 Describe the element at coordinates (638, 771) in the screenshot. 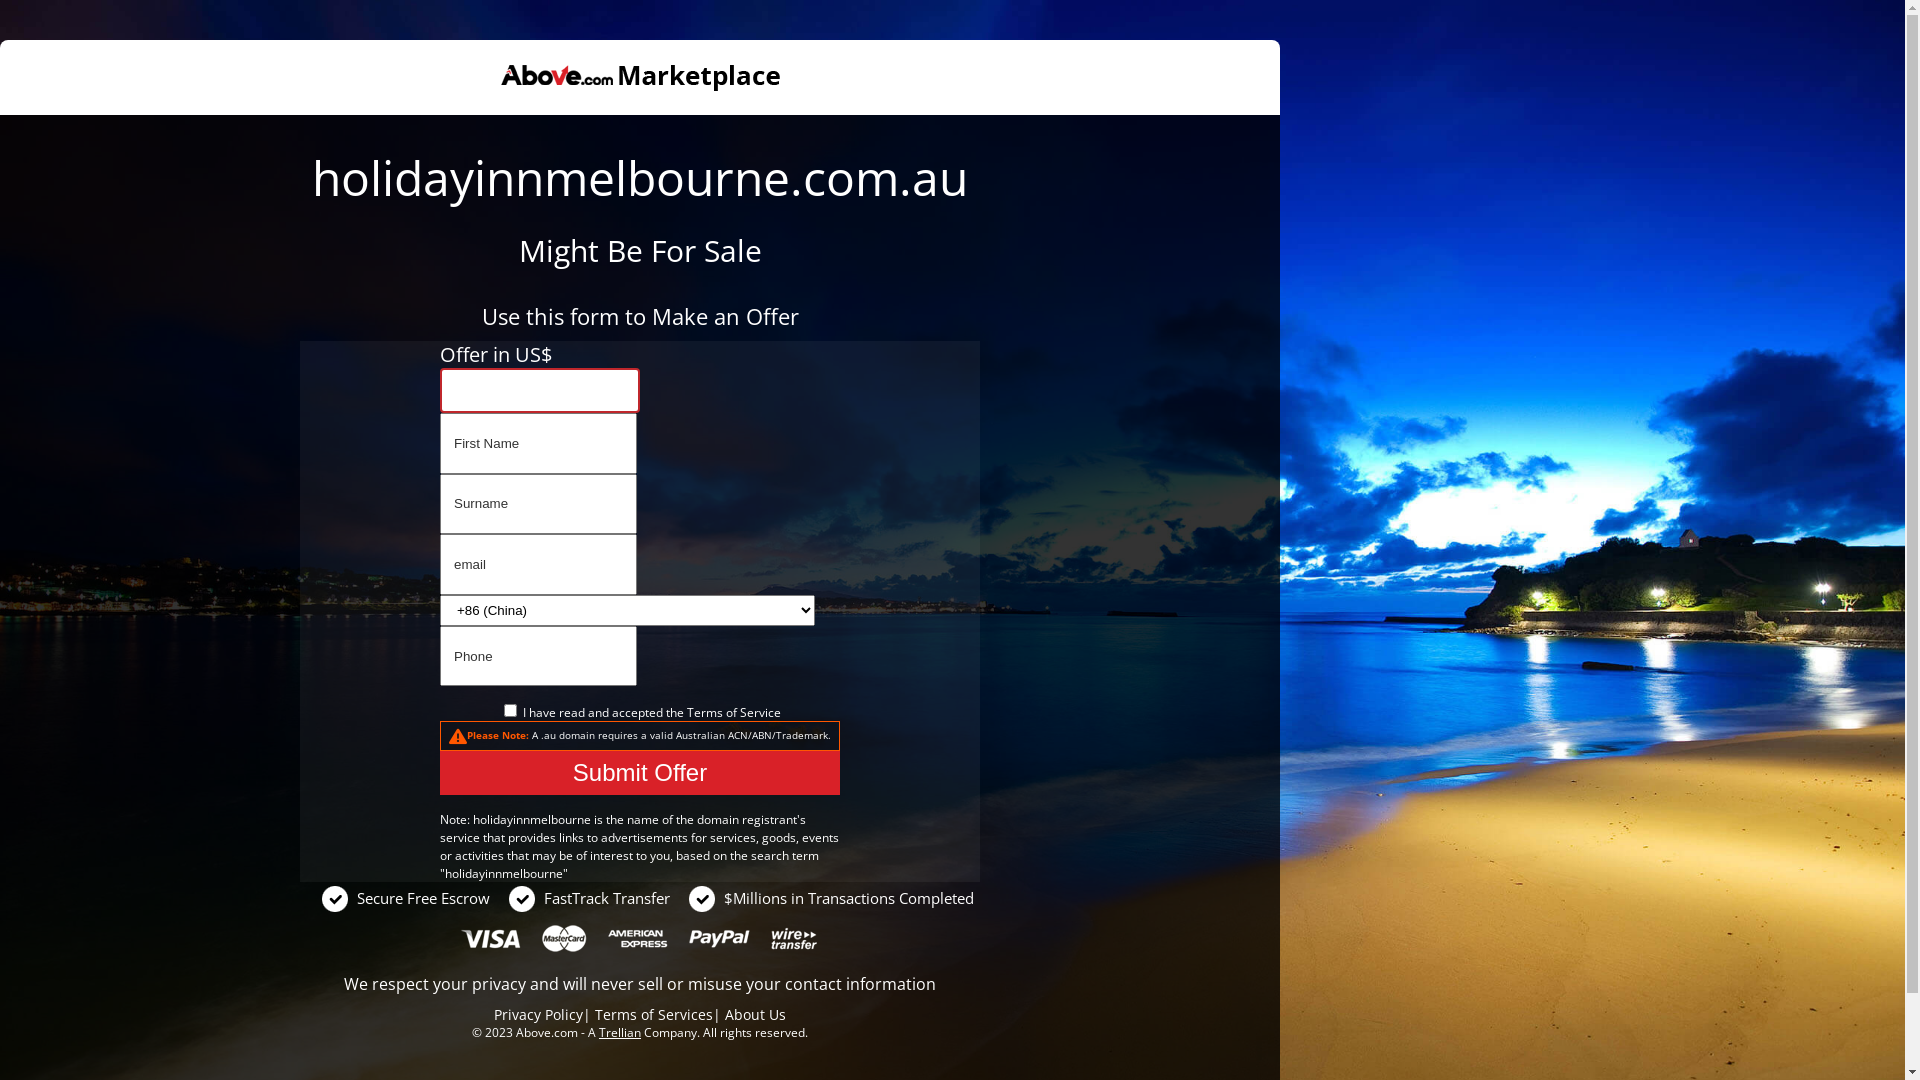

I see `'Submit Offer'` at that location.